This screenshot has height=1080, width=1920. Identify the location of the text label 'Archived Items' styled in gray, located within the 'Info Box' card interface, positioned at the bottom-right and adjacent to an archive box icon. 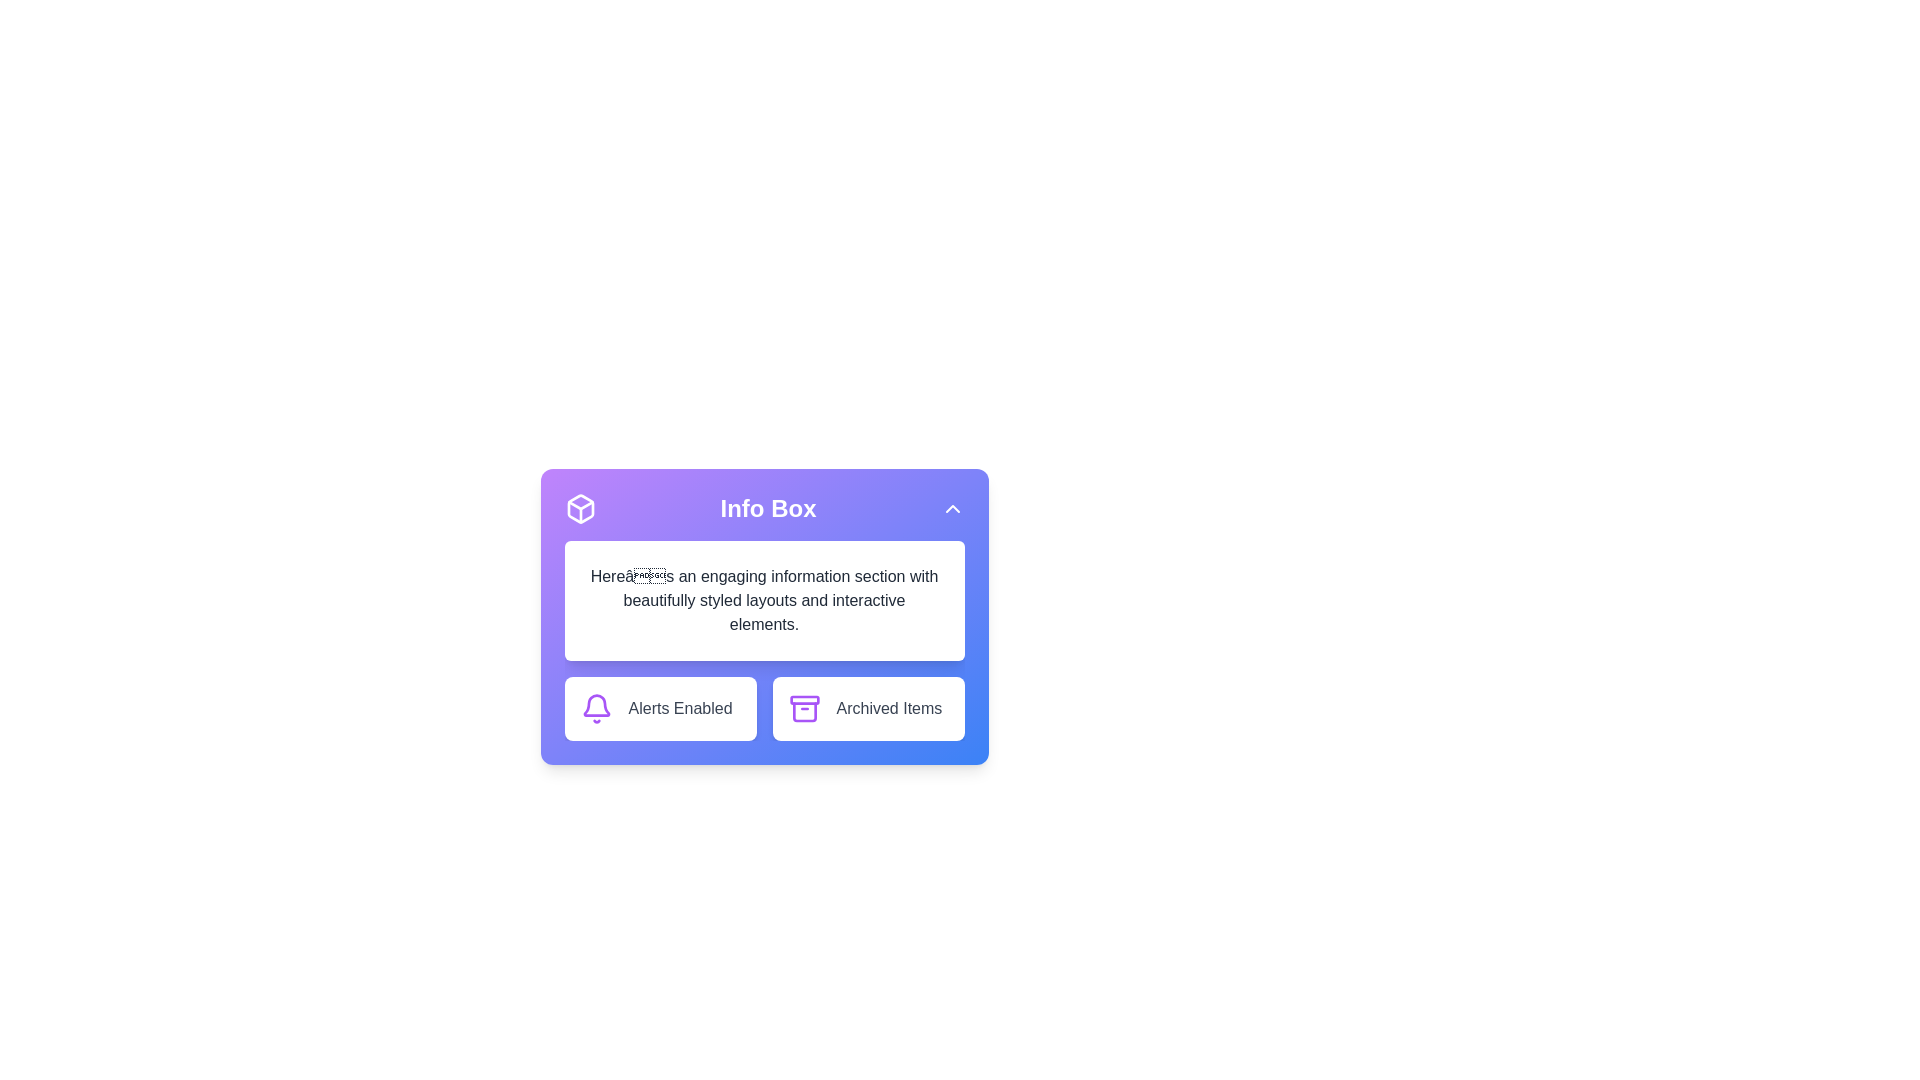
(888, 708).